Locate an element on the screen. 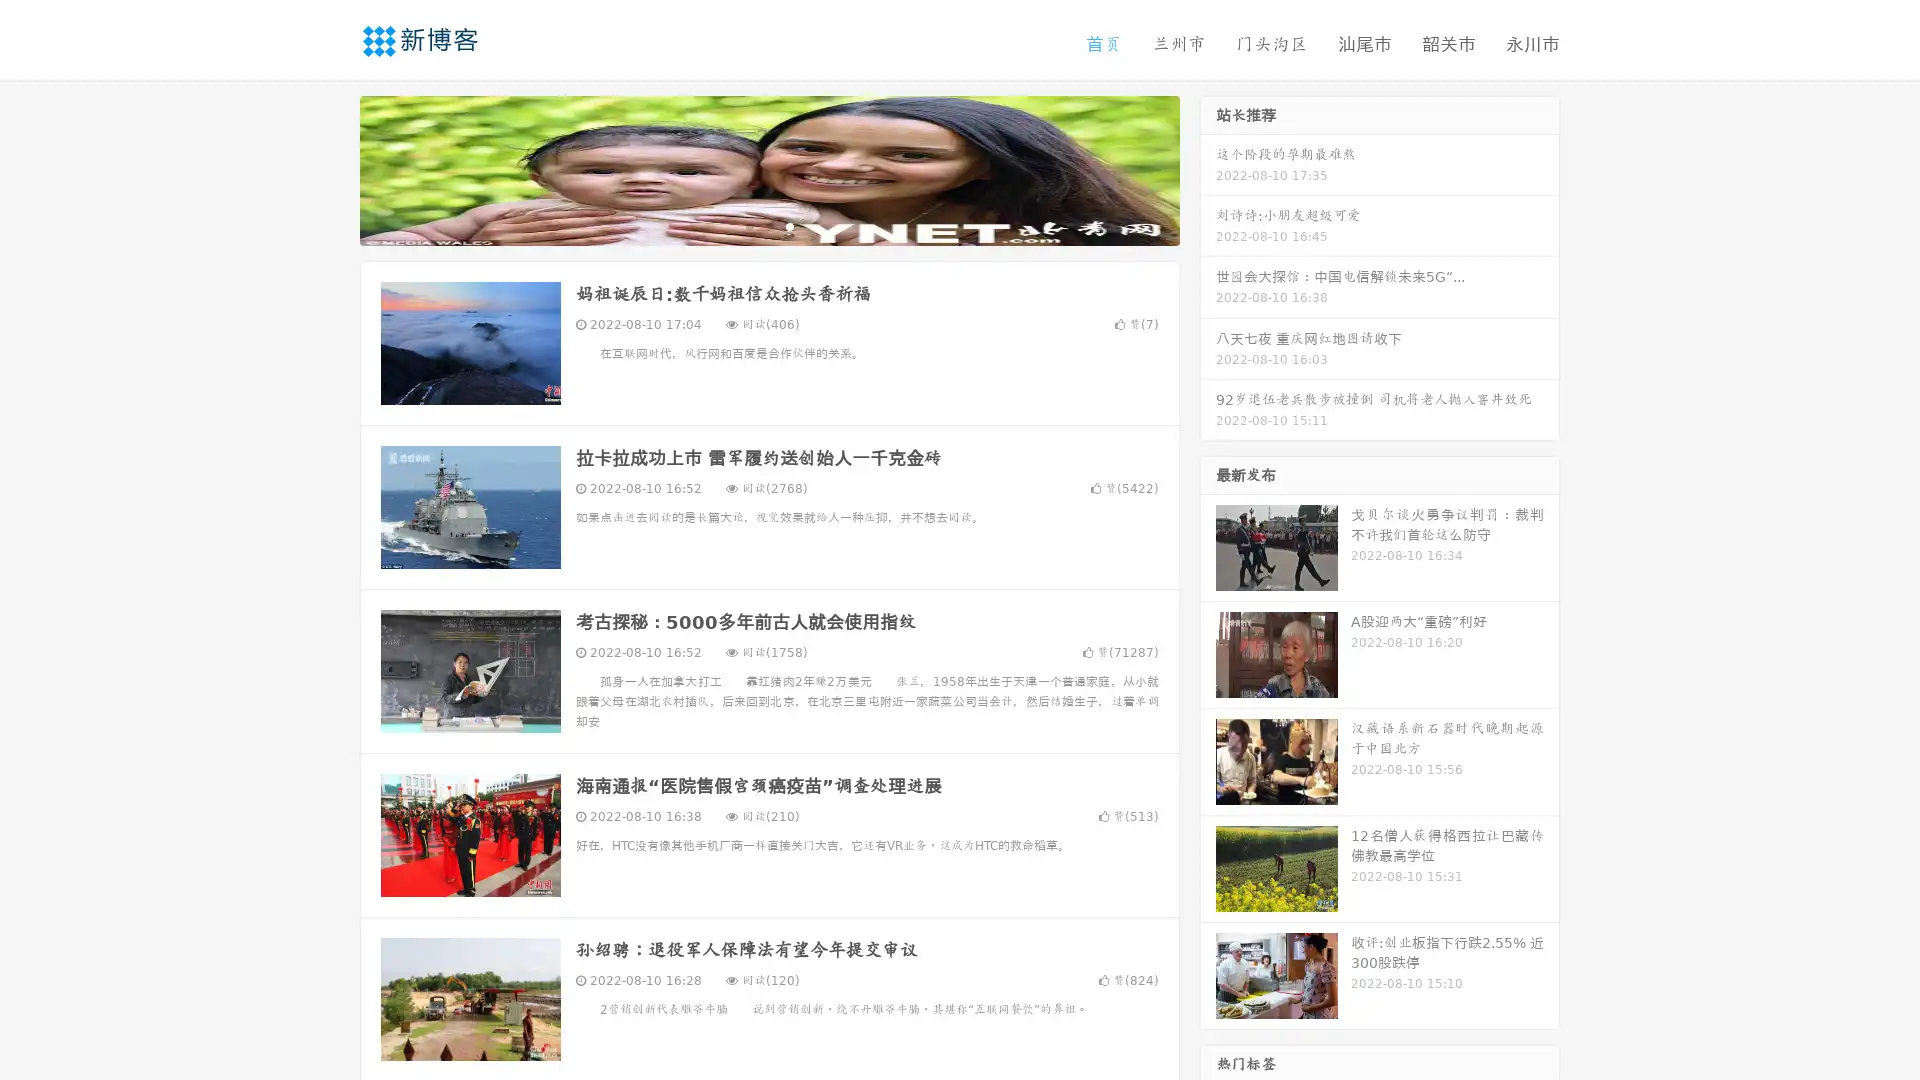 The width and height of the screenshot is (1920, 1080). Next slide is located at coordinates (1208, 168).